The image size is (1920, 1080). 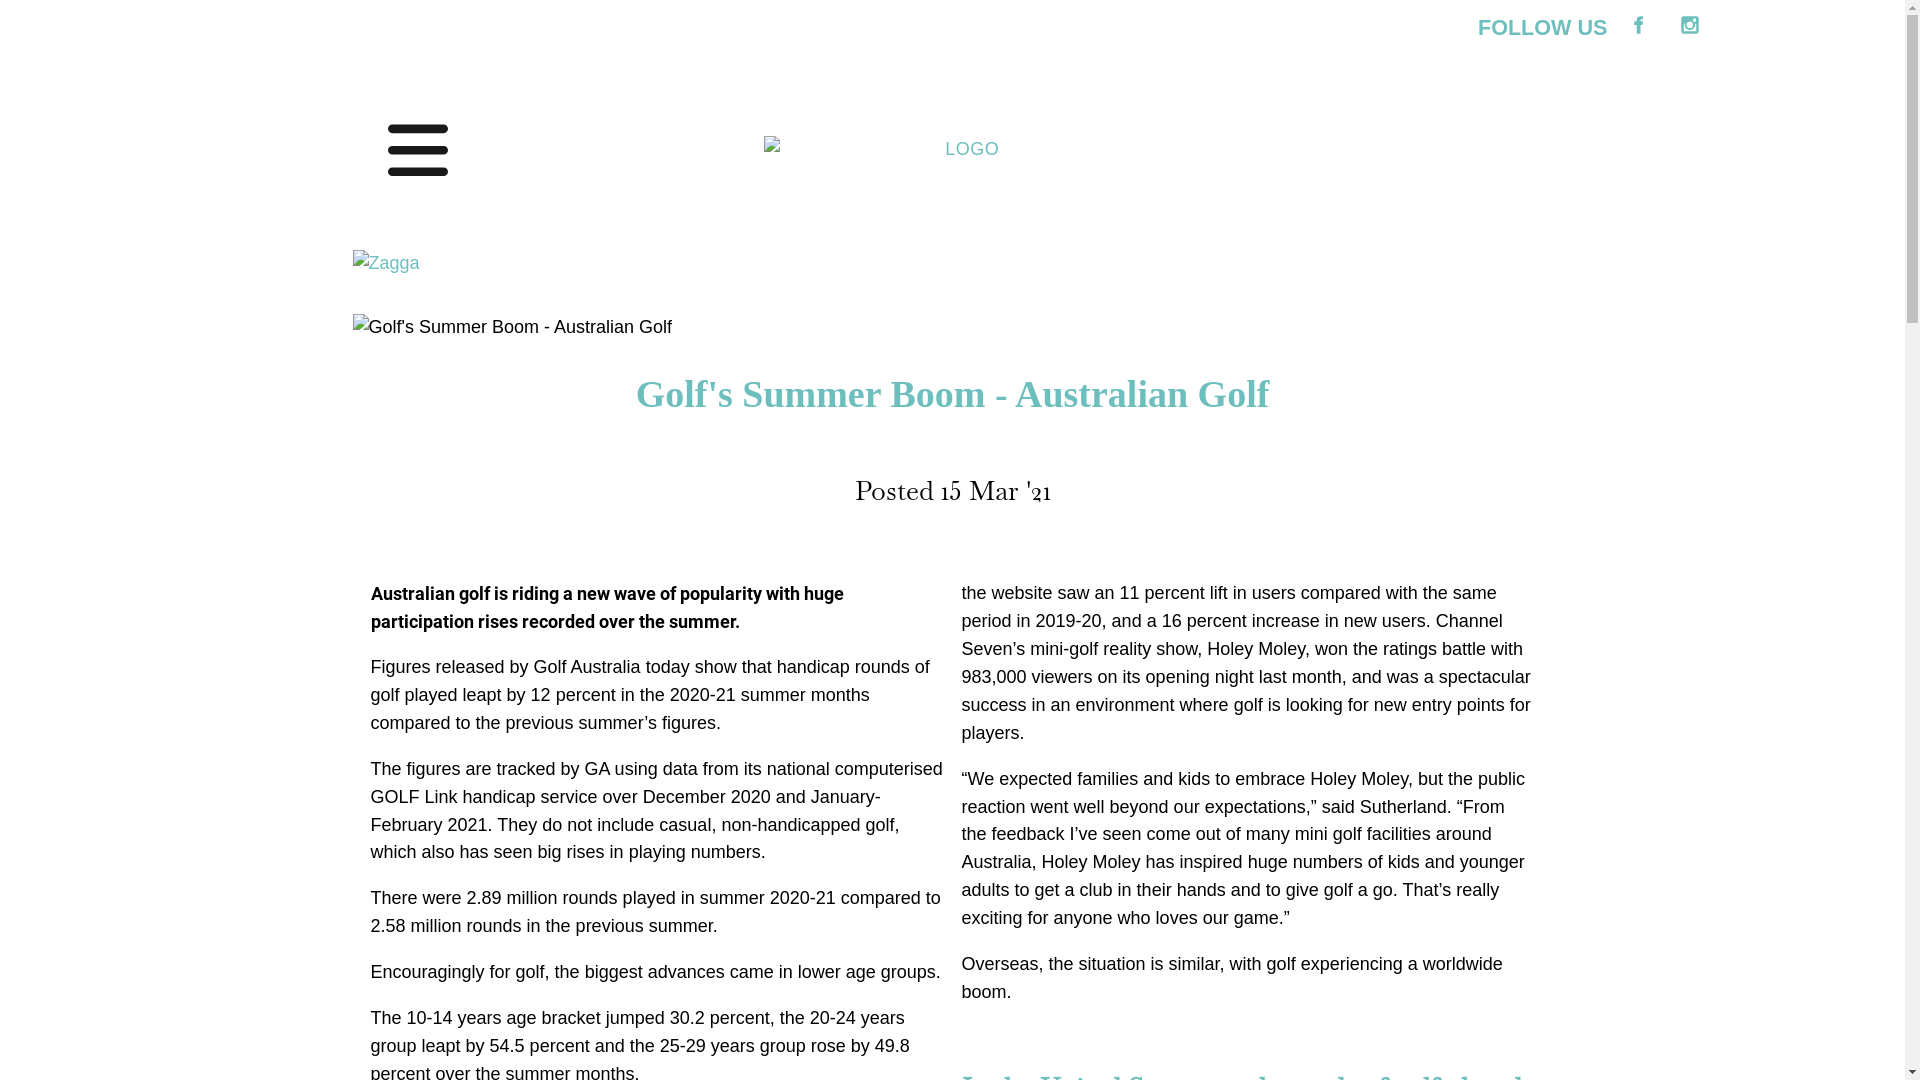 I want to click on 'Facebook', so click(x=1612, y=24).